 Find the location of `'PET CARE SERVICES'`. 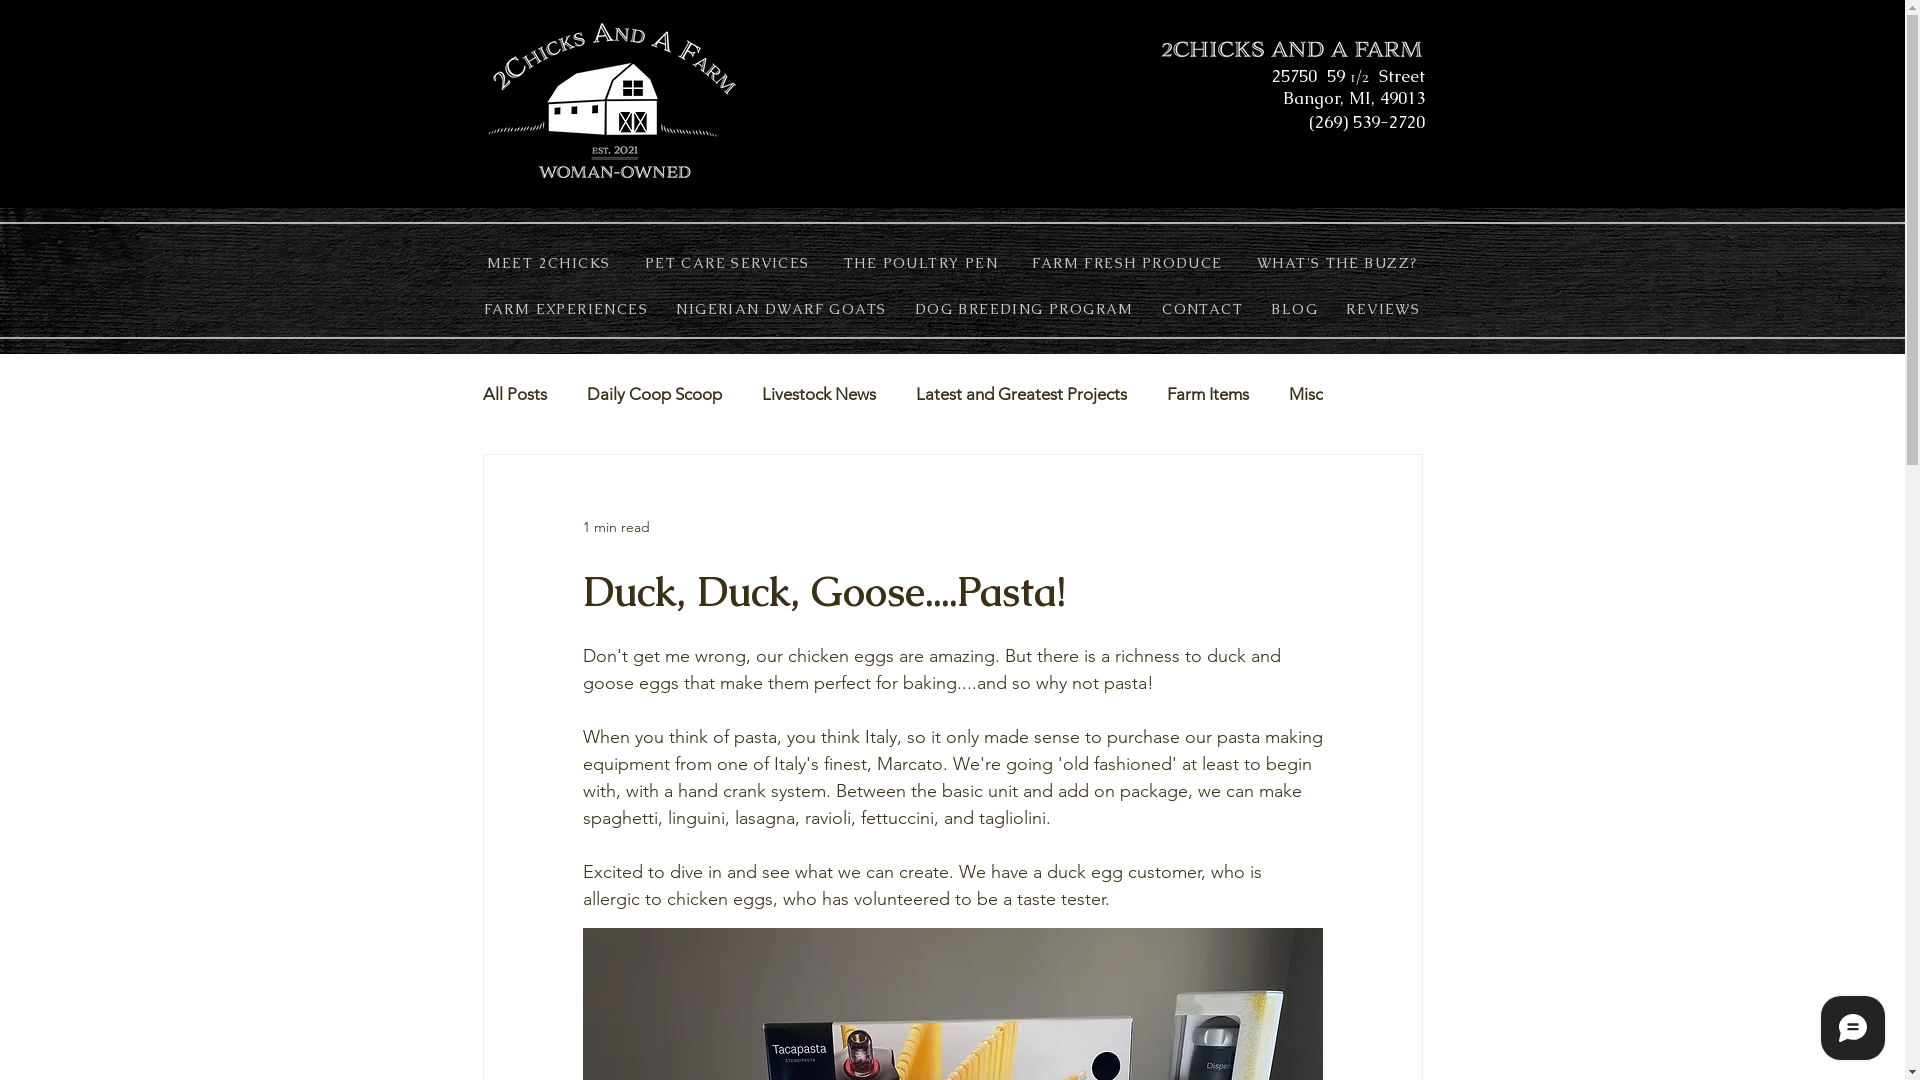

'PET CARE SERVICES' is located at coordinates (726, 261).